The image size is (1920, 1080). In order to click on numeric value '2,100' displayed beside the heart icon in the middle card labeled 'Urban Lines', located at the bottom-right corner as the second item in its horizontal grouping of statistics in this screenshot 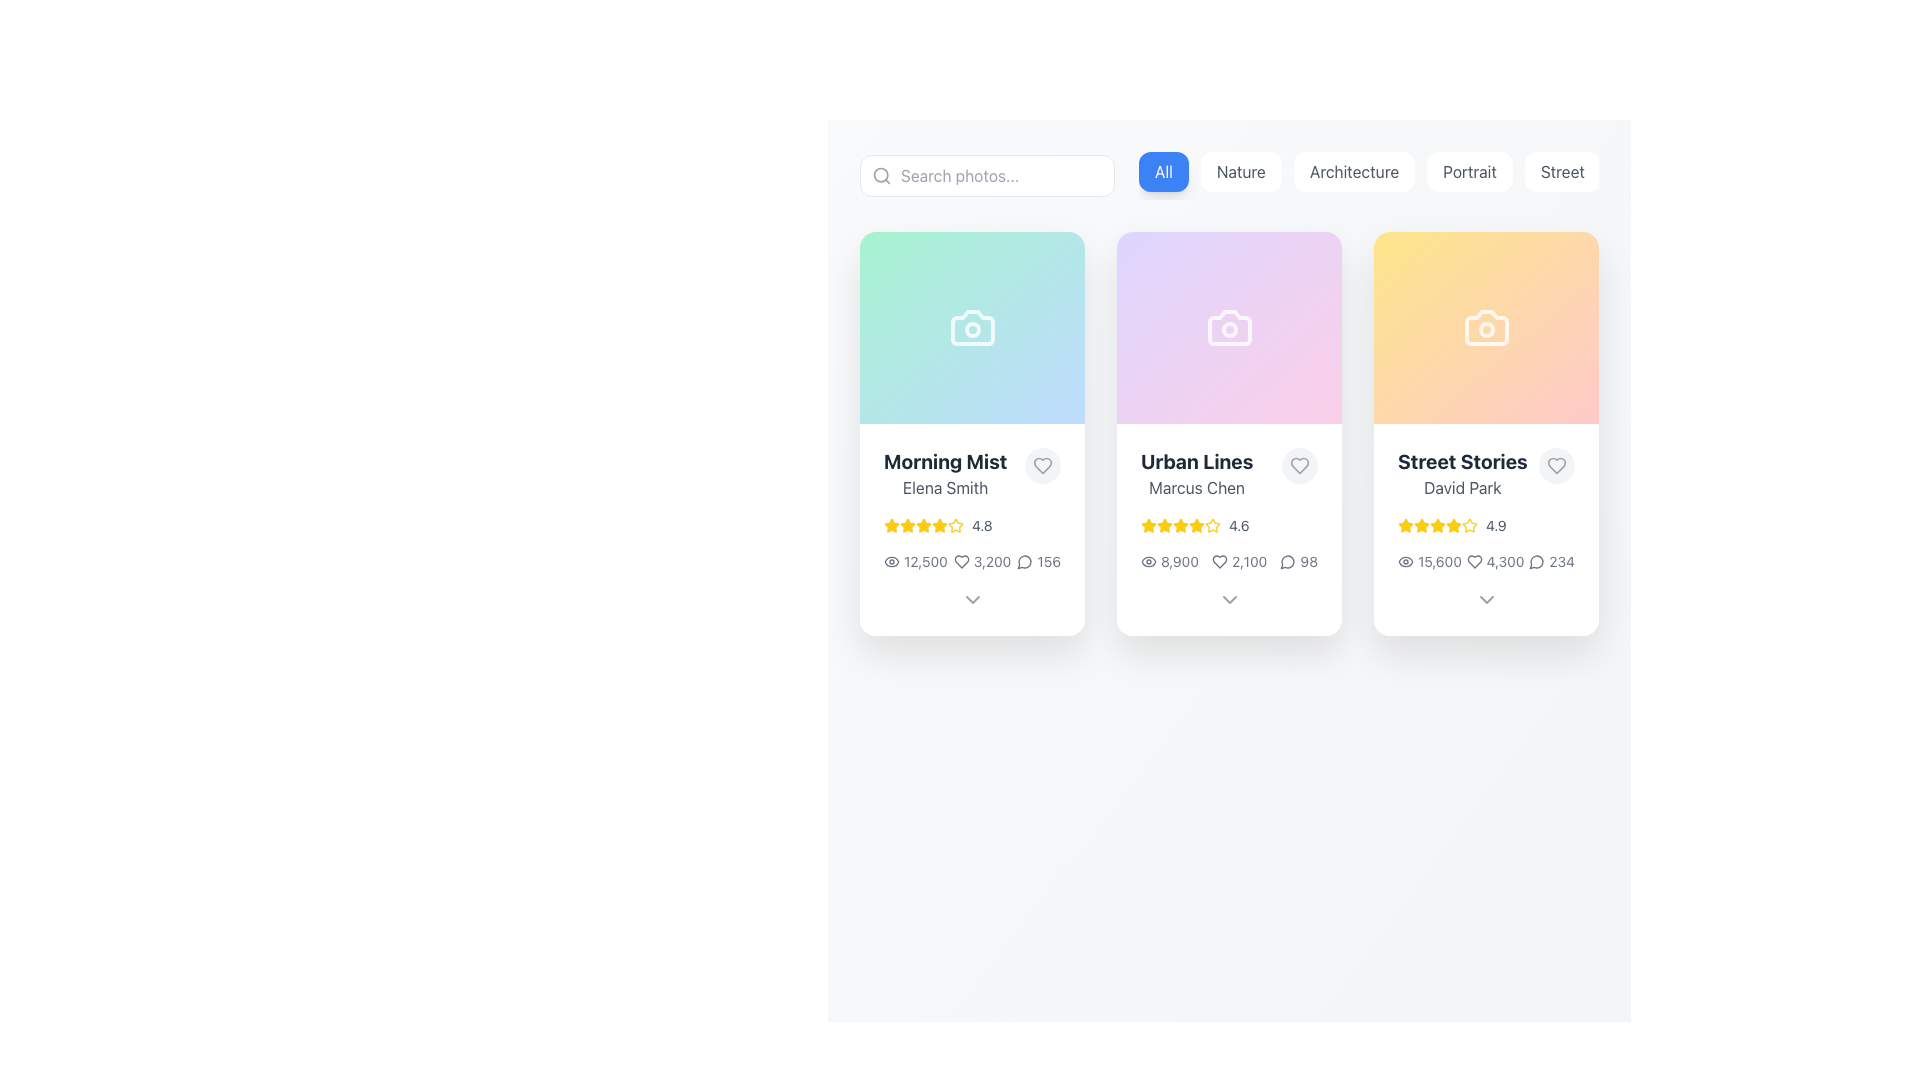, I will do `click(1238, 562)`.